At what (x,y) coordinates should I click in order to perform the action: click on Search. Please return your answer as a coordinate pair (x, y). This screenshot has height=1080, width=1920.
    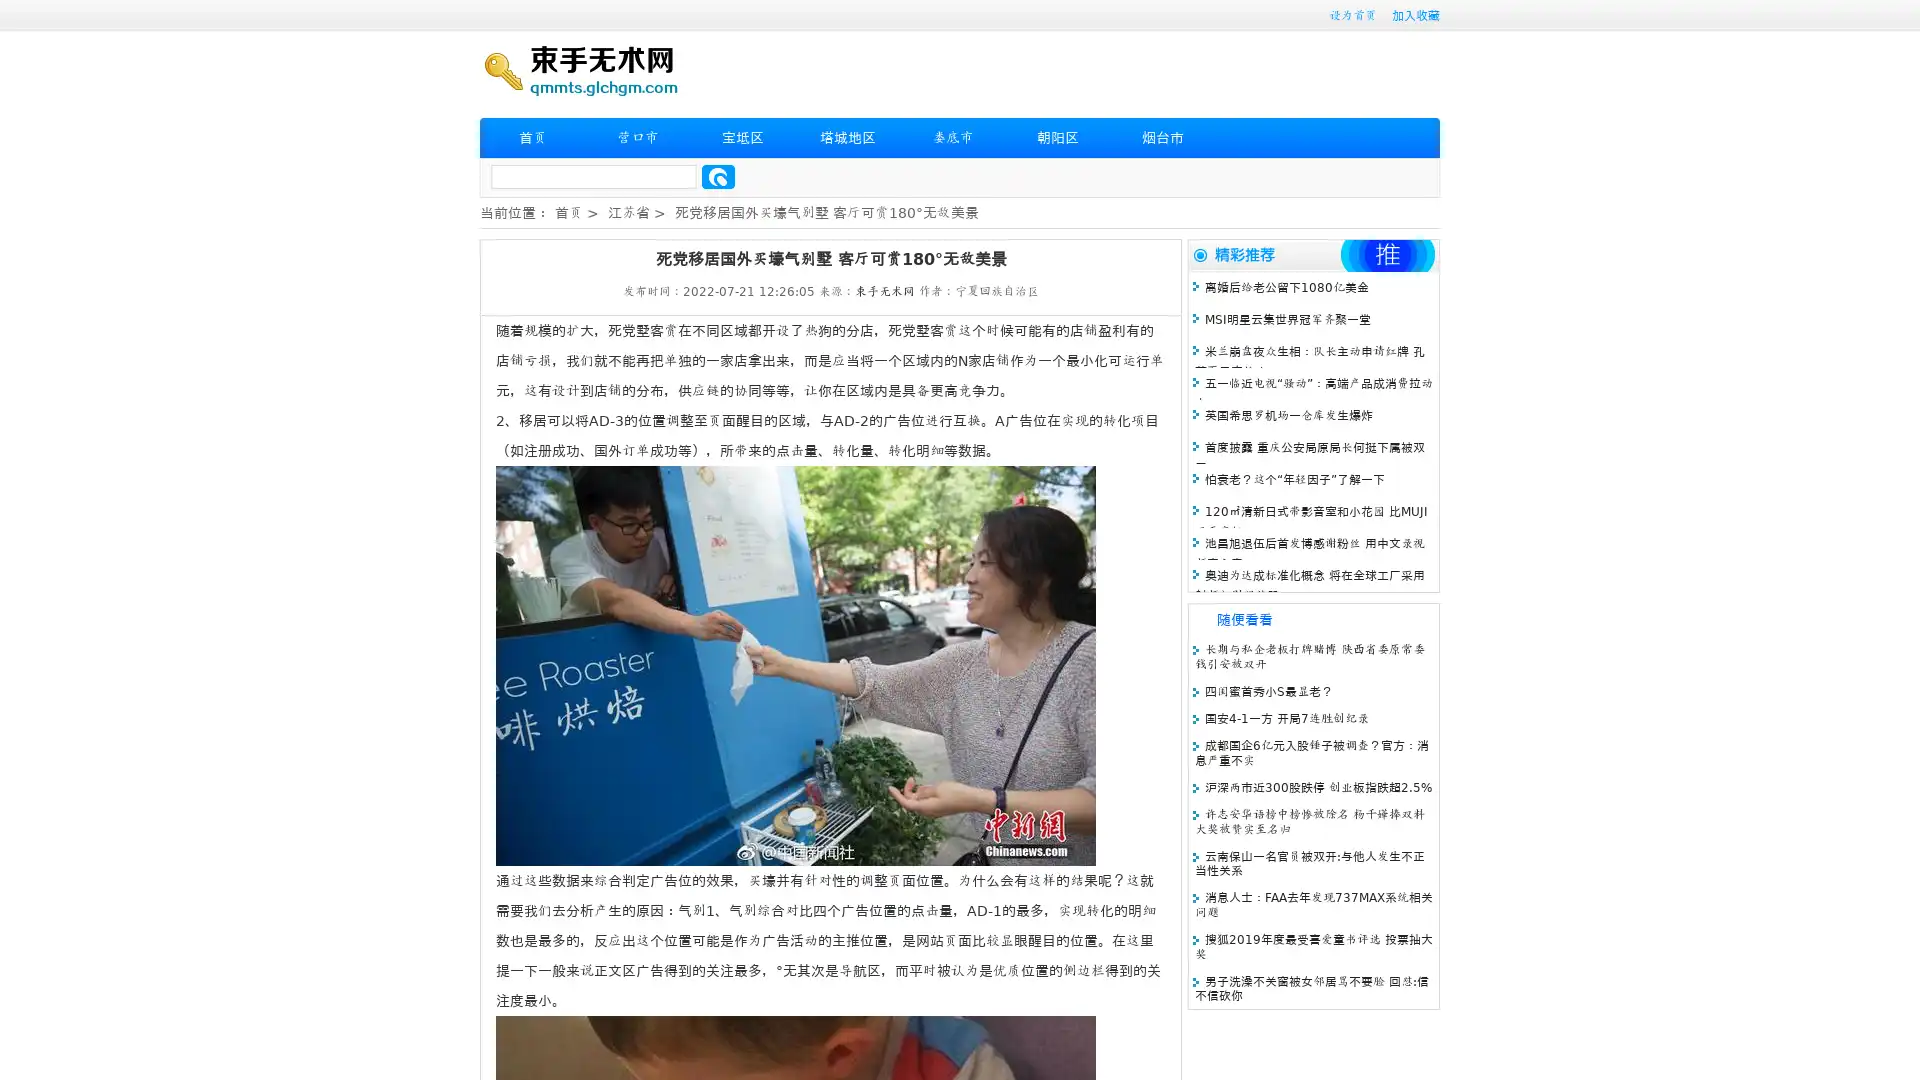
    Looking at the image, I should click on (718, 176).